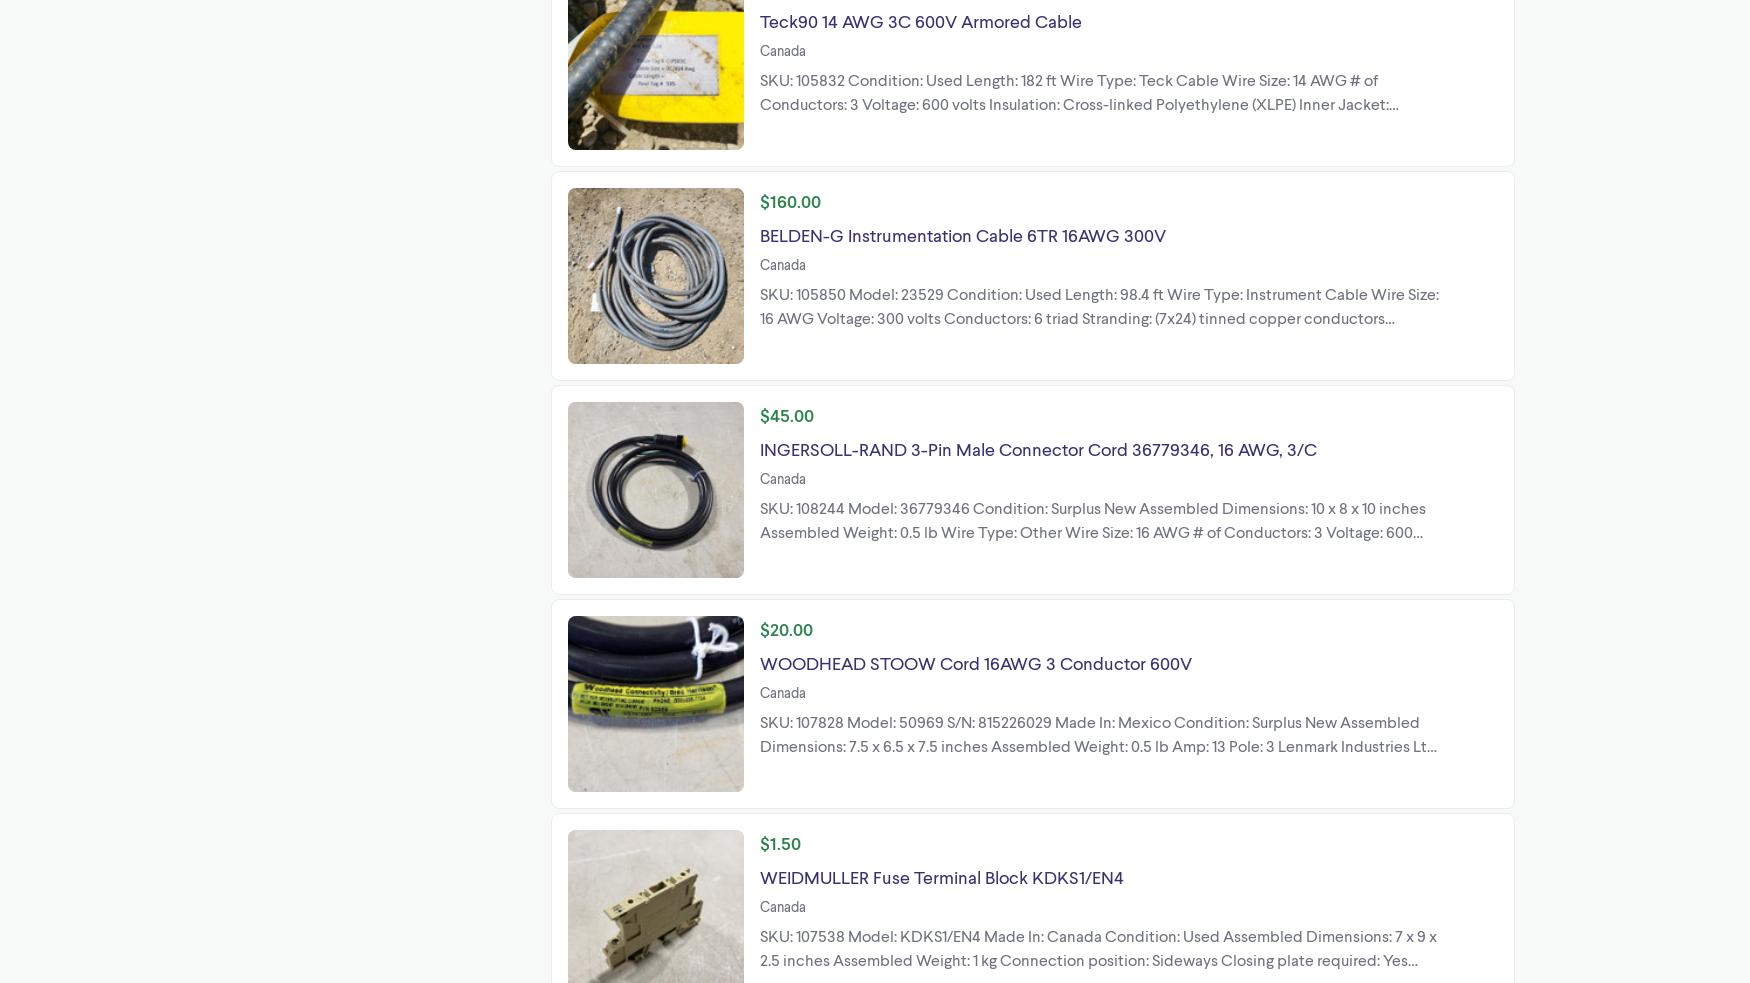 The height and width of the screenshot is (983, 1750). I want to click on '$160.00', so click(789, 200).